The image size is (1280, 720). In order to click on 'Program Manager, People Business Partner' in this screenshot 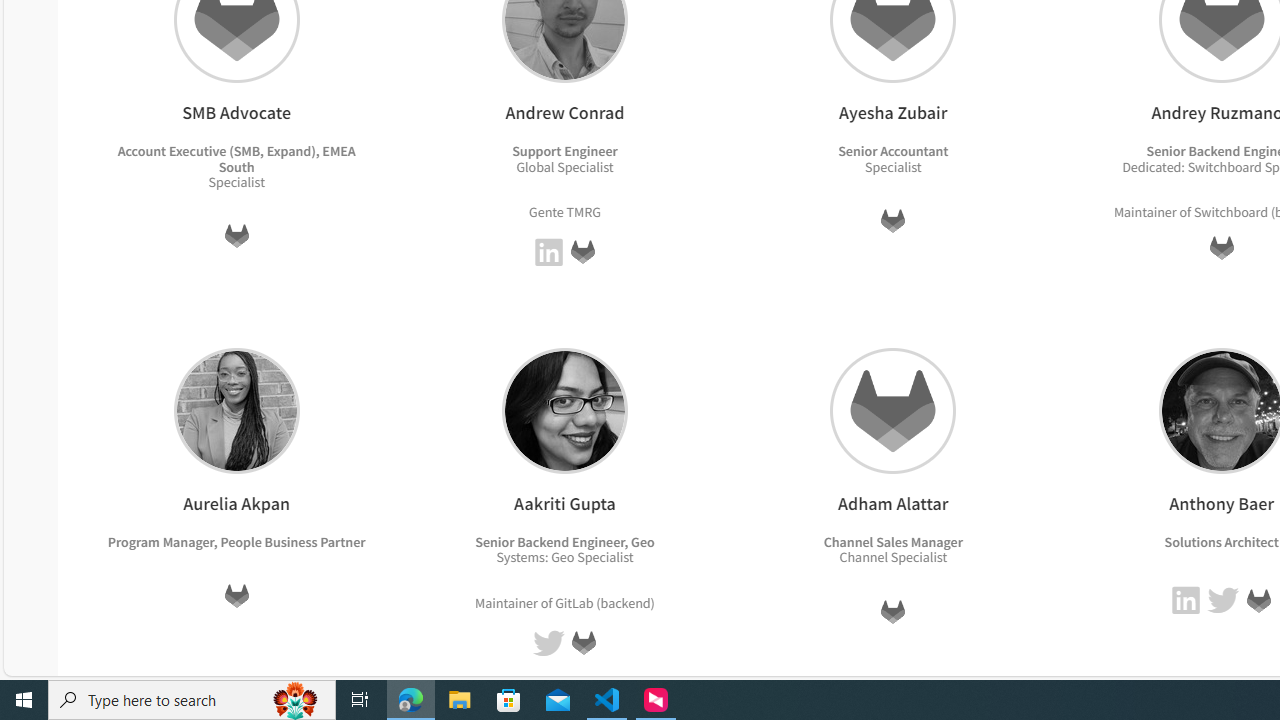, I will do `click(236, 541)`.